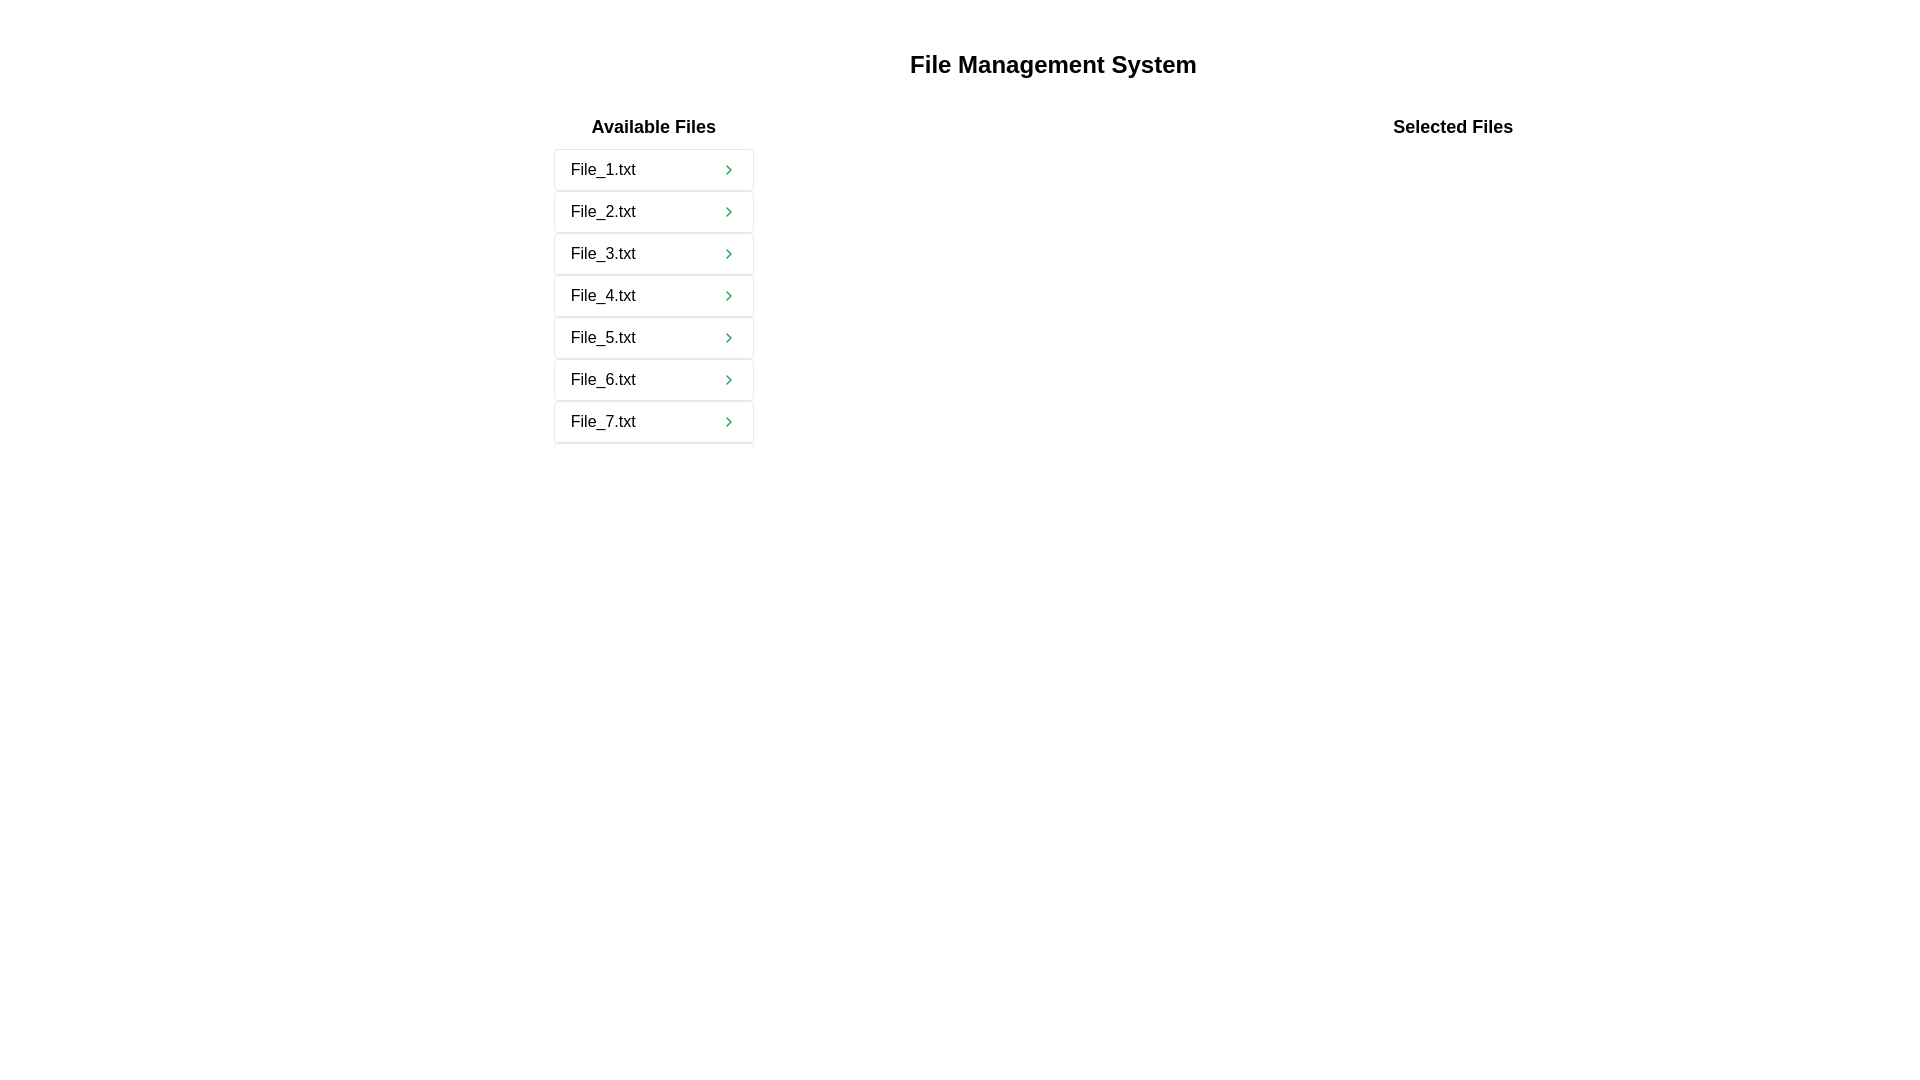 This screenshot has width=1920, height=1080. Describe the element at coordinates (727, 420) in the screenshot. I see `the green chevron-shaped icon next to 'File_7.txt'` at that location.